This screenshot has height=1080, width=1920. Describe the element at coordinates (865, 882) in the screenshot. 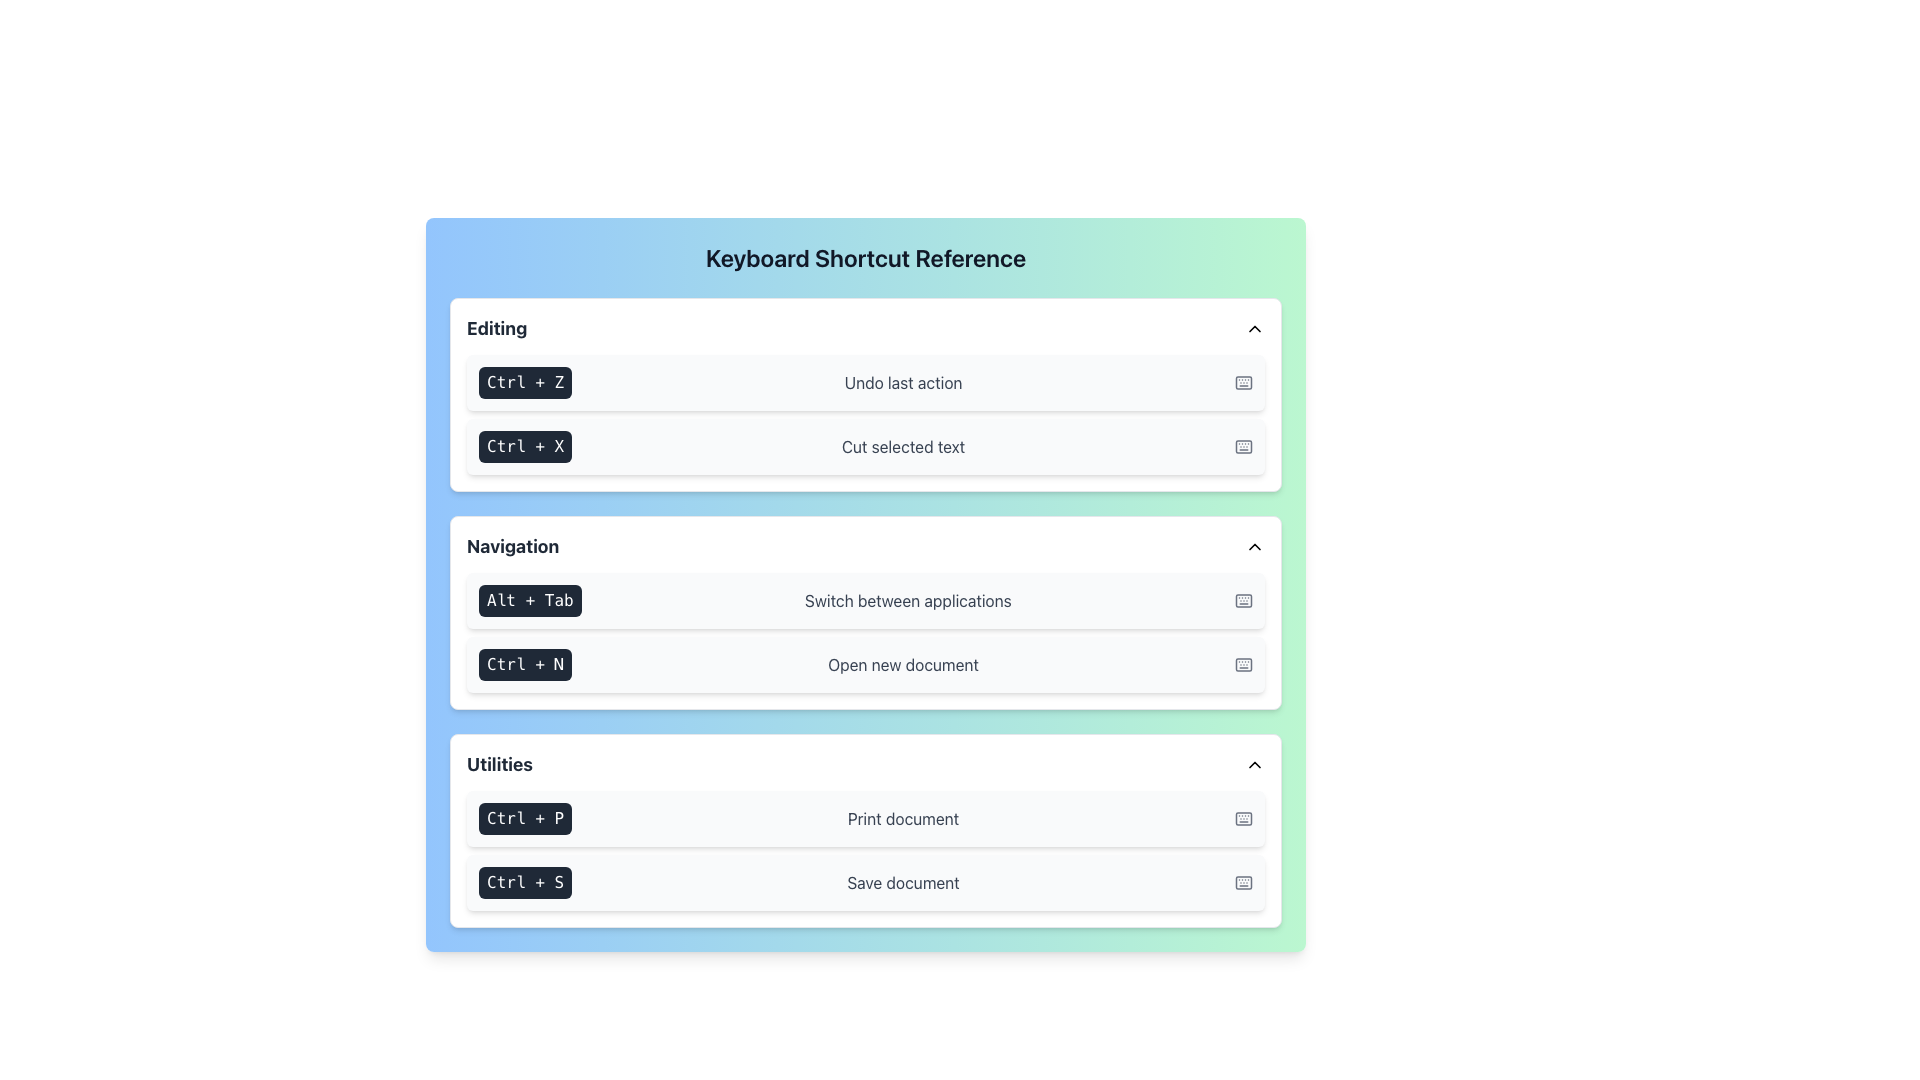

I see `the Keyboard Shortcut Information Block which displays 'Ctrl + S' on a dark background, with a gray label 'Save document' in the center and a keyboard icon on the right` at that location.